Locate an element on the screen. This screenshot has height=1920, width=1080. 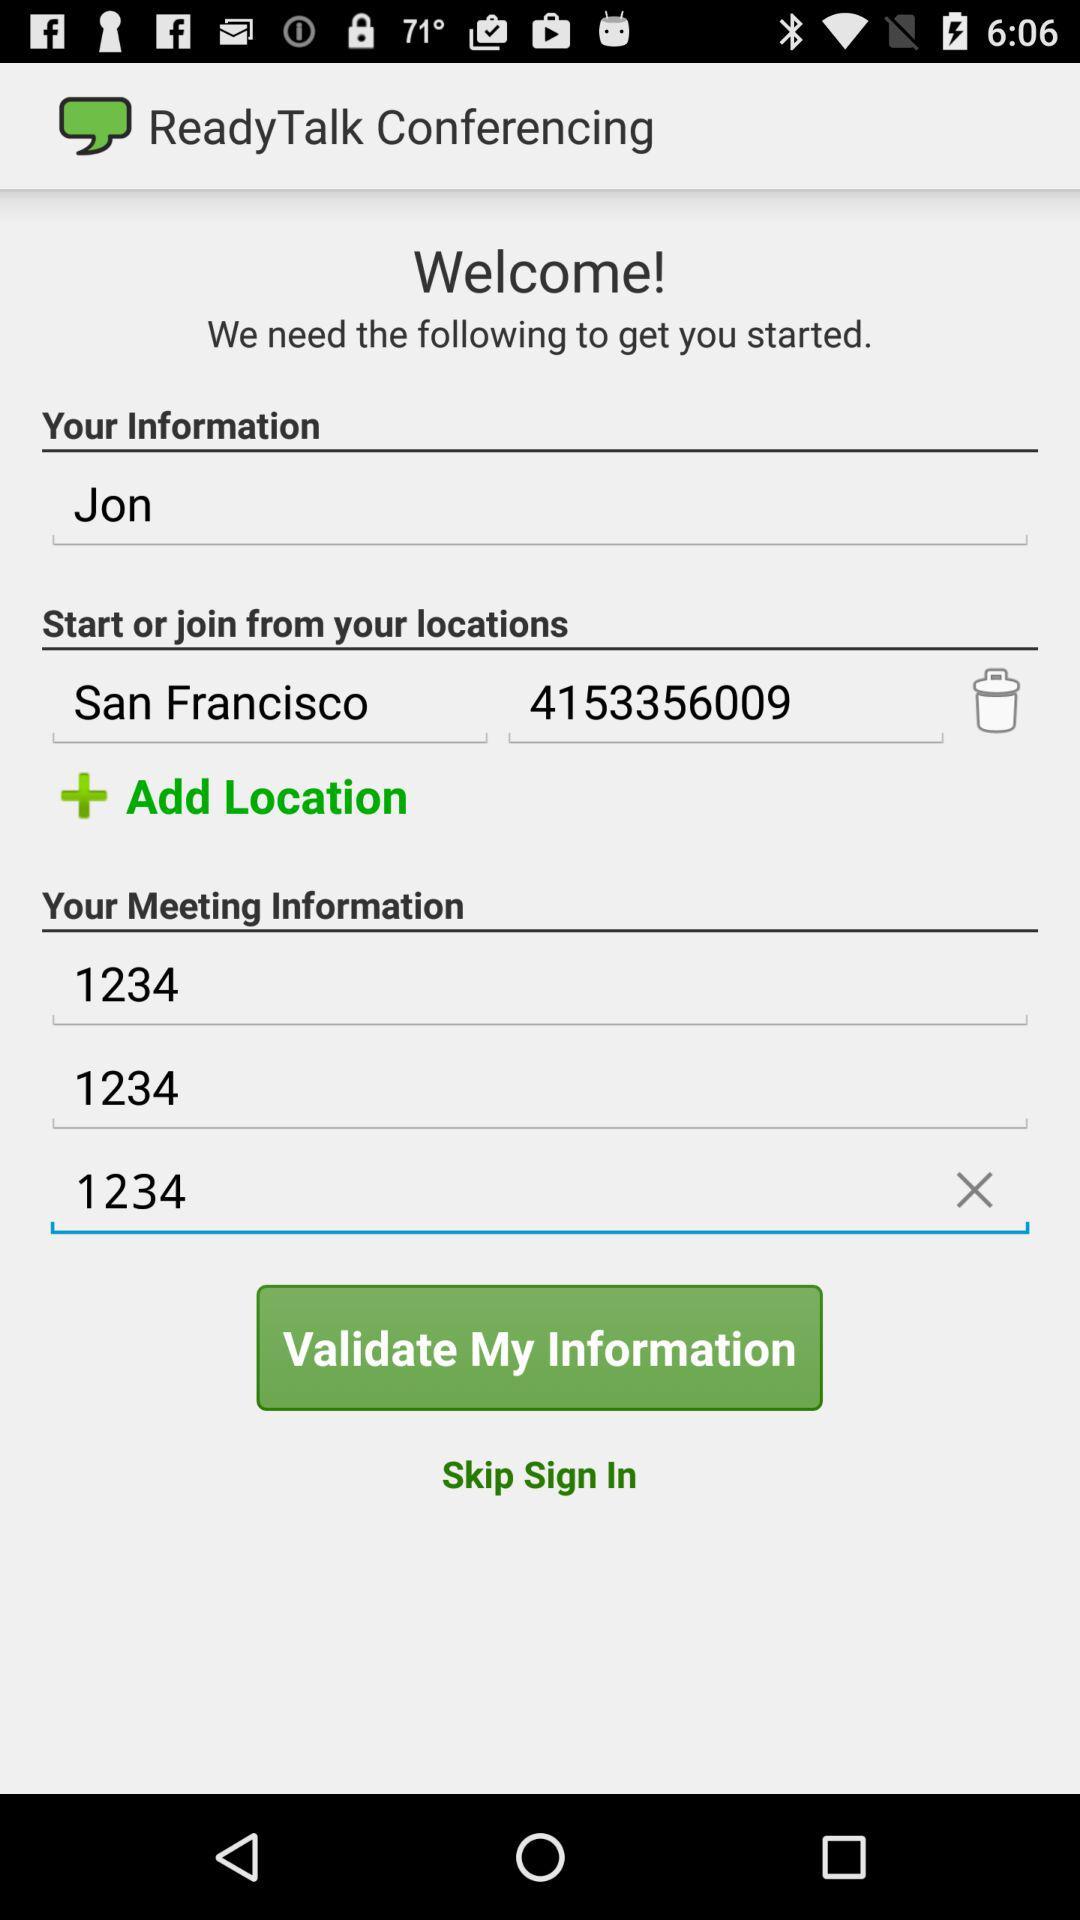
the item to the right of san francisco icon is located at coordinates (725, 701).